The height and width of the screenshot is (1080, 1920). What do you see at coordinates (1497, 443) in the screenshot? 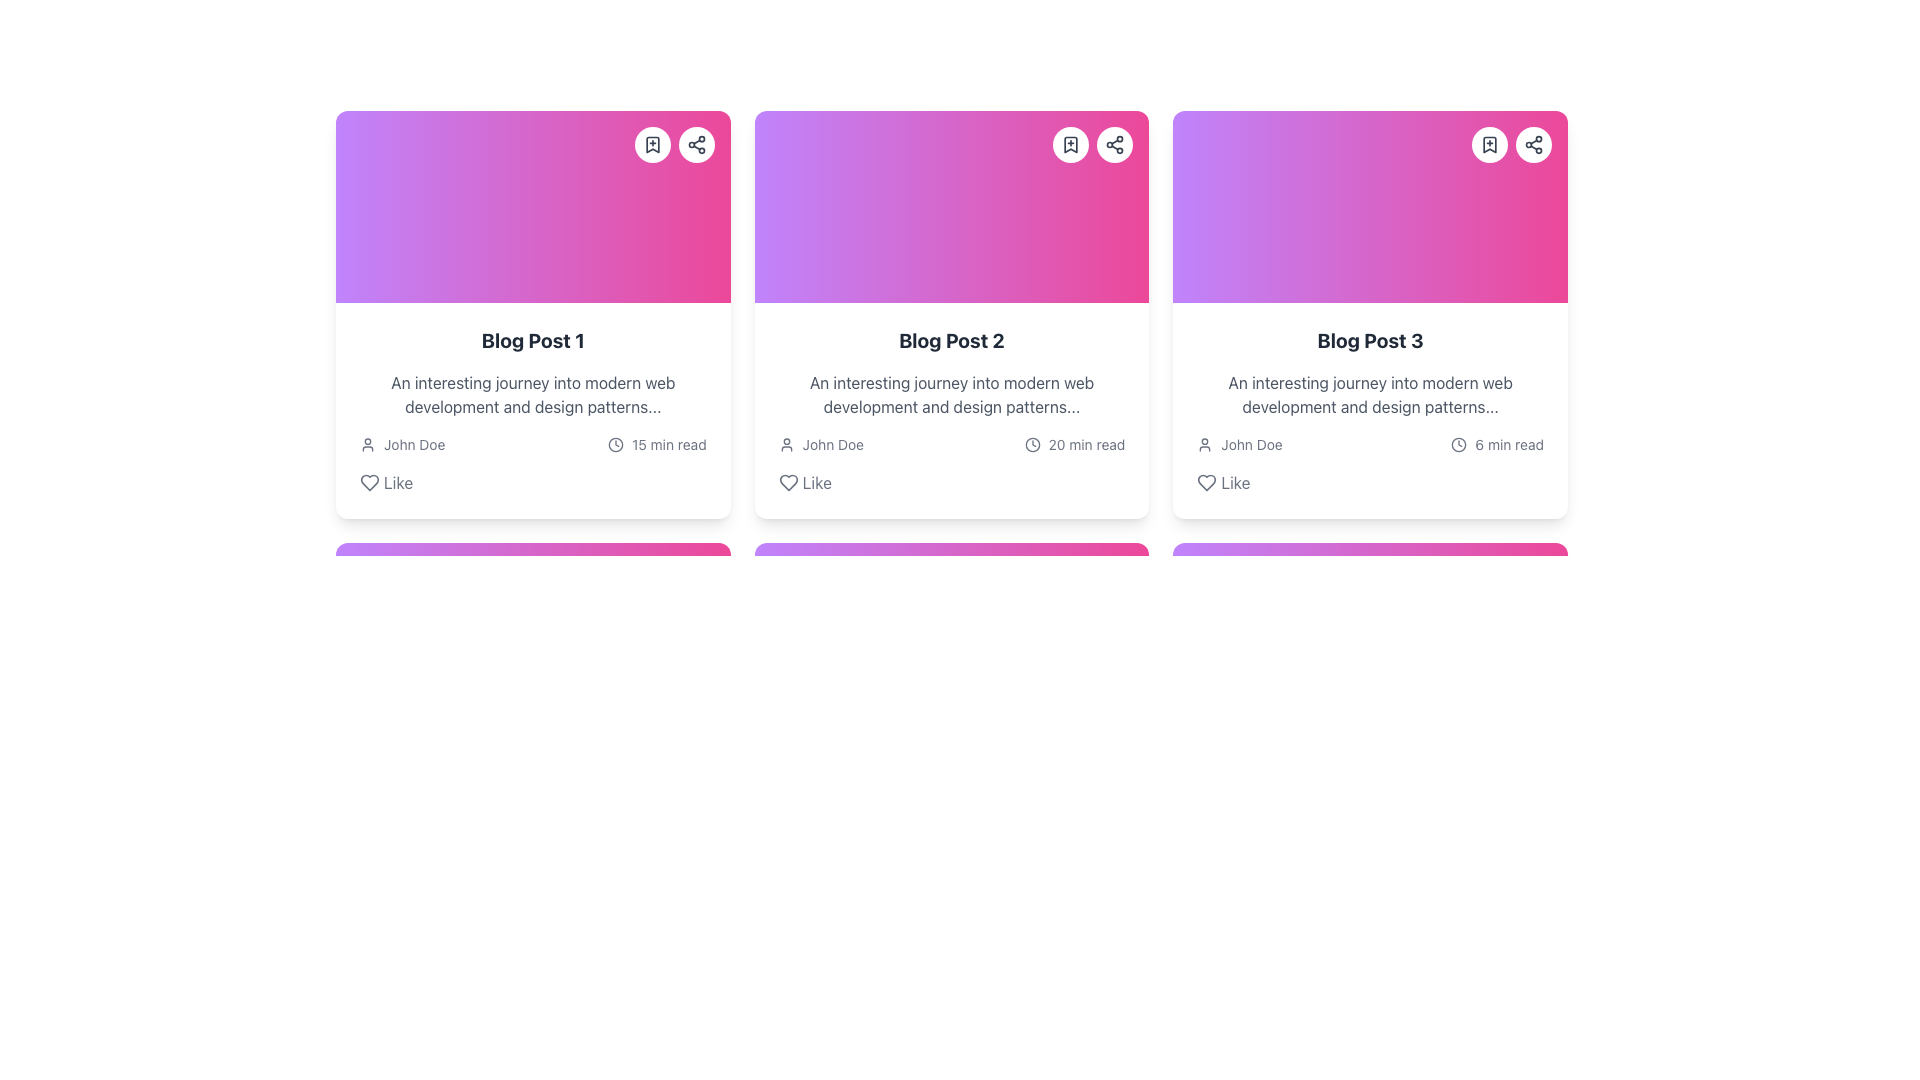
I see `informational label with an icon that provides the estimated reading time for the blog post located under the 'Blog Post 3' title in the third card from the left, positioned to the right of the 'John Doe' text and user icon` at bounding box center [1497, 443].